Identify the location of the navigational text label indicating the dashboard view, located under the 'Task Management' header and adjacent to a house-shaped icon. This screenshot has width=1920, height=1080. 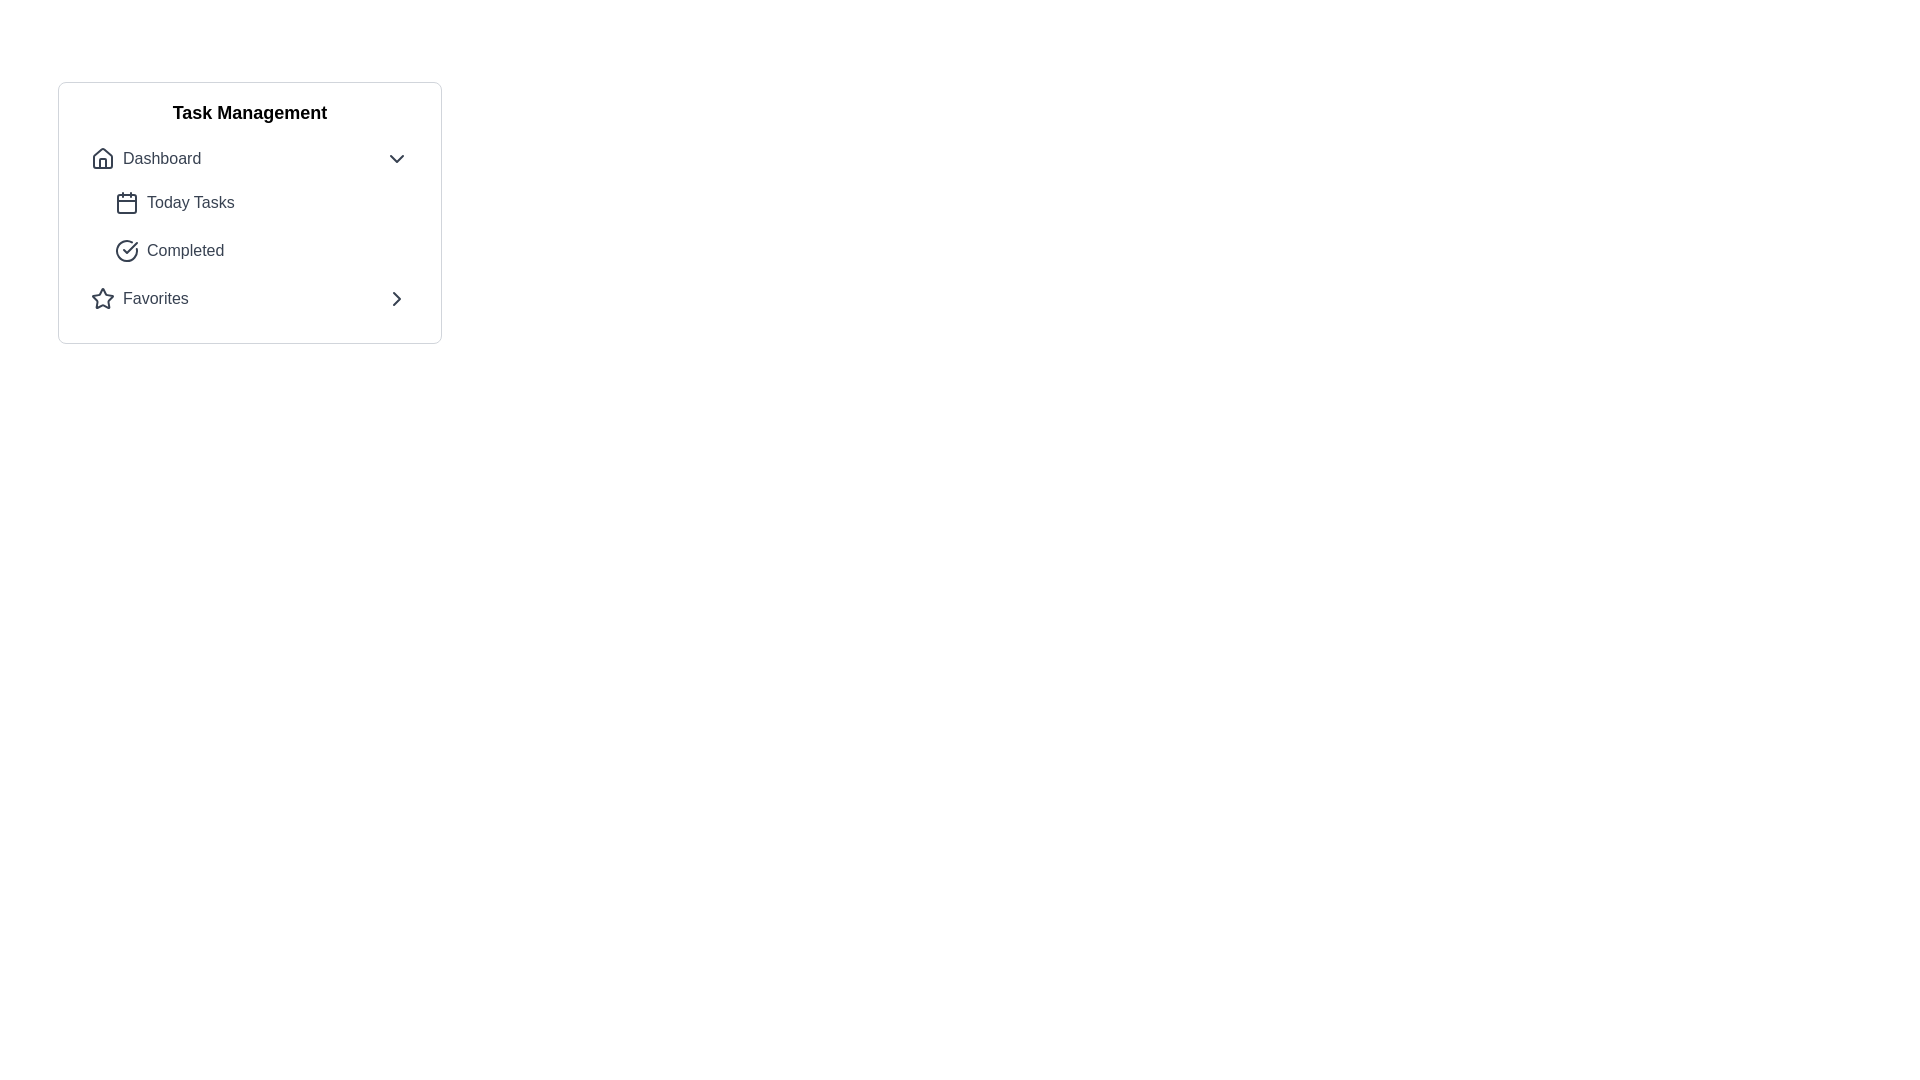
(162, 157).